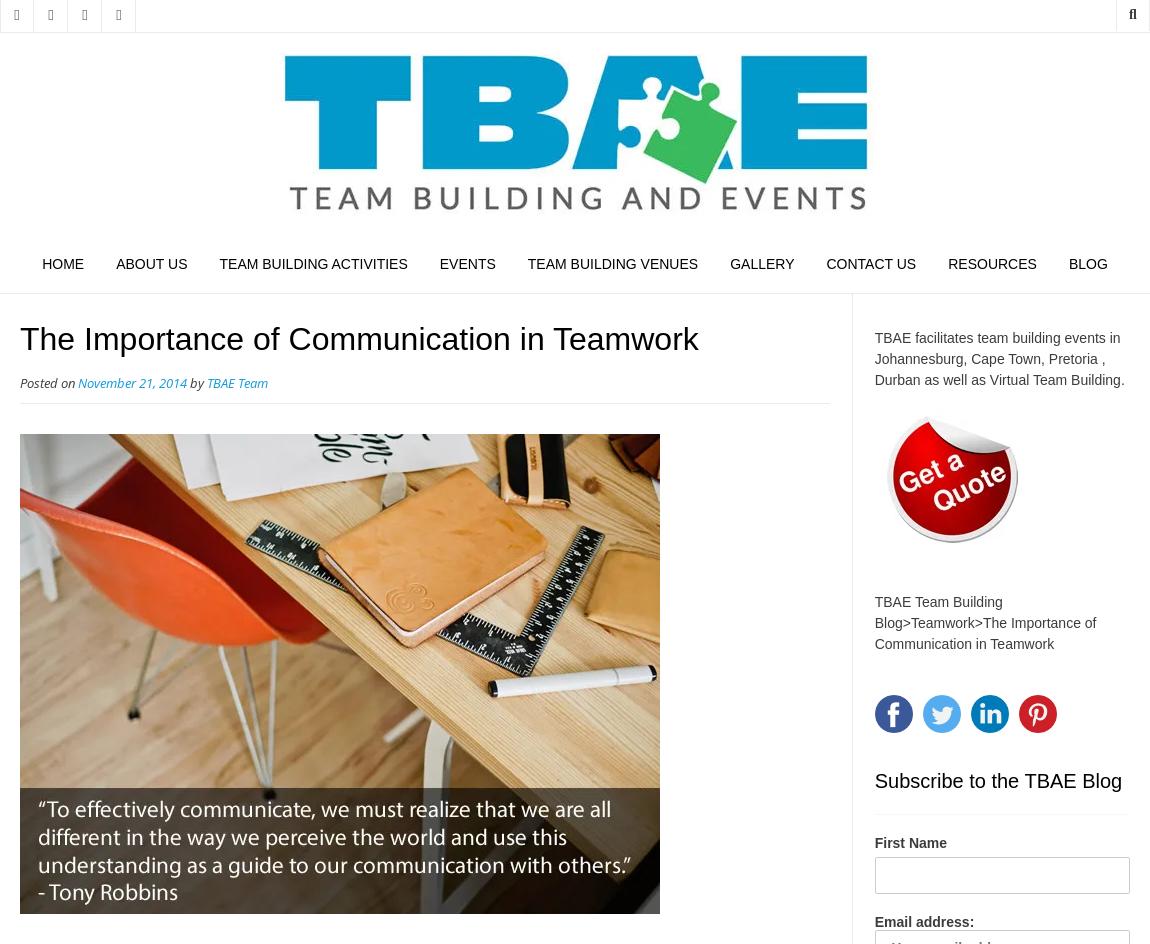 The image size is (1150, 944). I want to click on 'Pretoria', so click(1072, 357).